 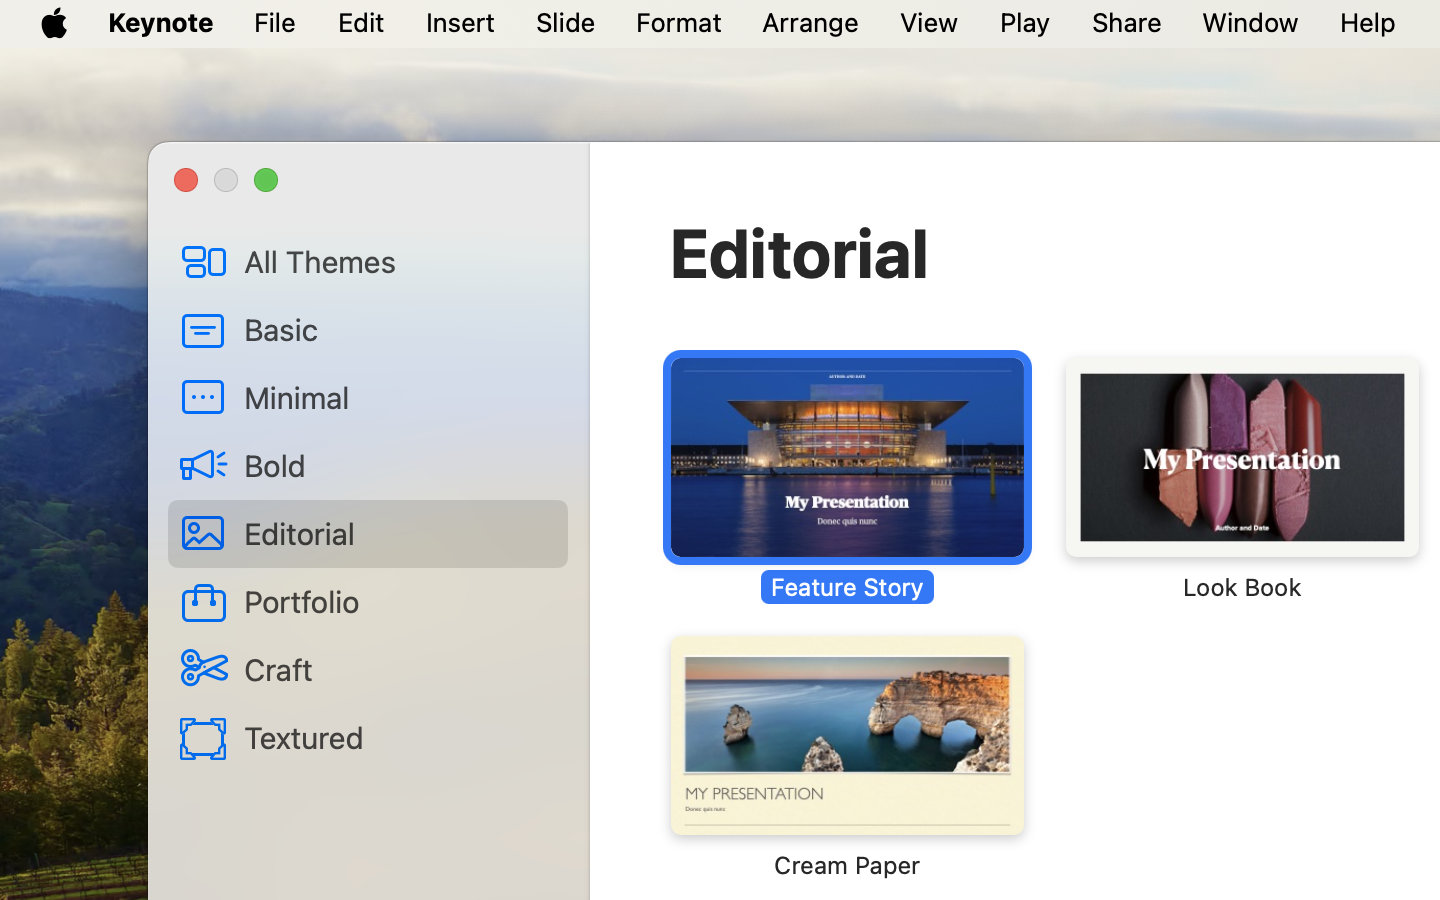 I want to click on '‎⁨Look Book⁩', so click(x=1239, y=478).